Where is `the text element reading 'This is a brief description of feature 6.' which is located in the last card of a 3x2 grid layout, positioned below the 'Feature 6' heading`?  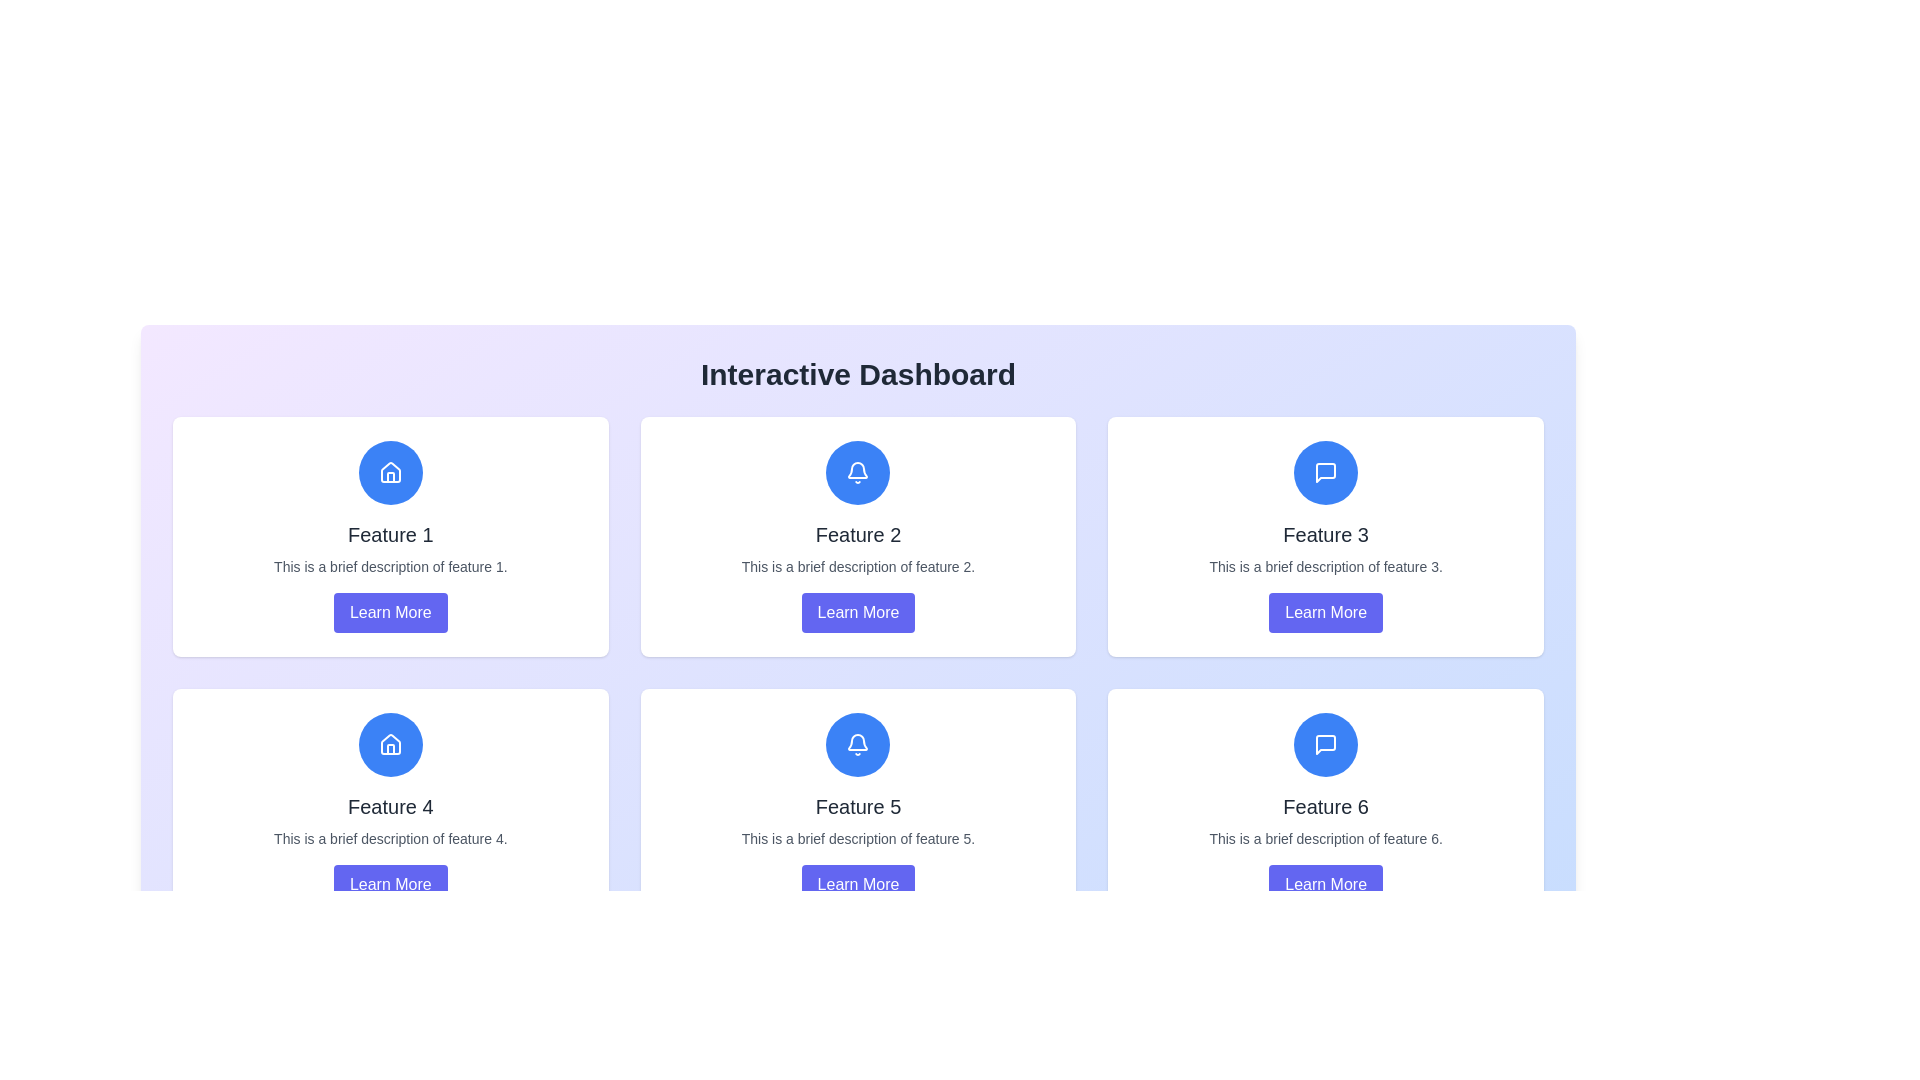 the text element reading 'This is a brief description of feature 6.' which is located in the last card of a 3x2 grid layout, positioned below the 'Feature 6' heading is located at coordinates (1326, 839).